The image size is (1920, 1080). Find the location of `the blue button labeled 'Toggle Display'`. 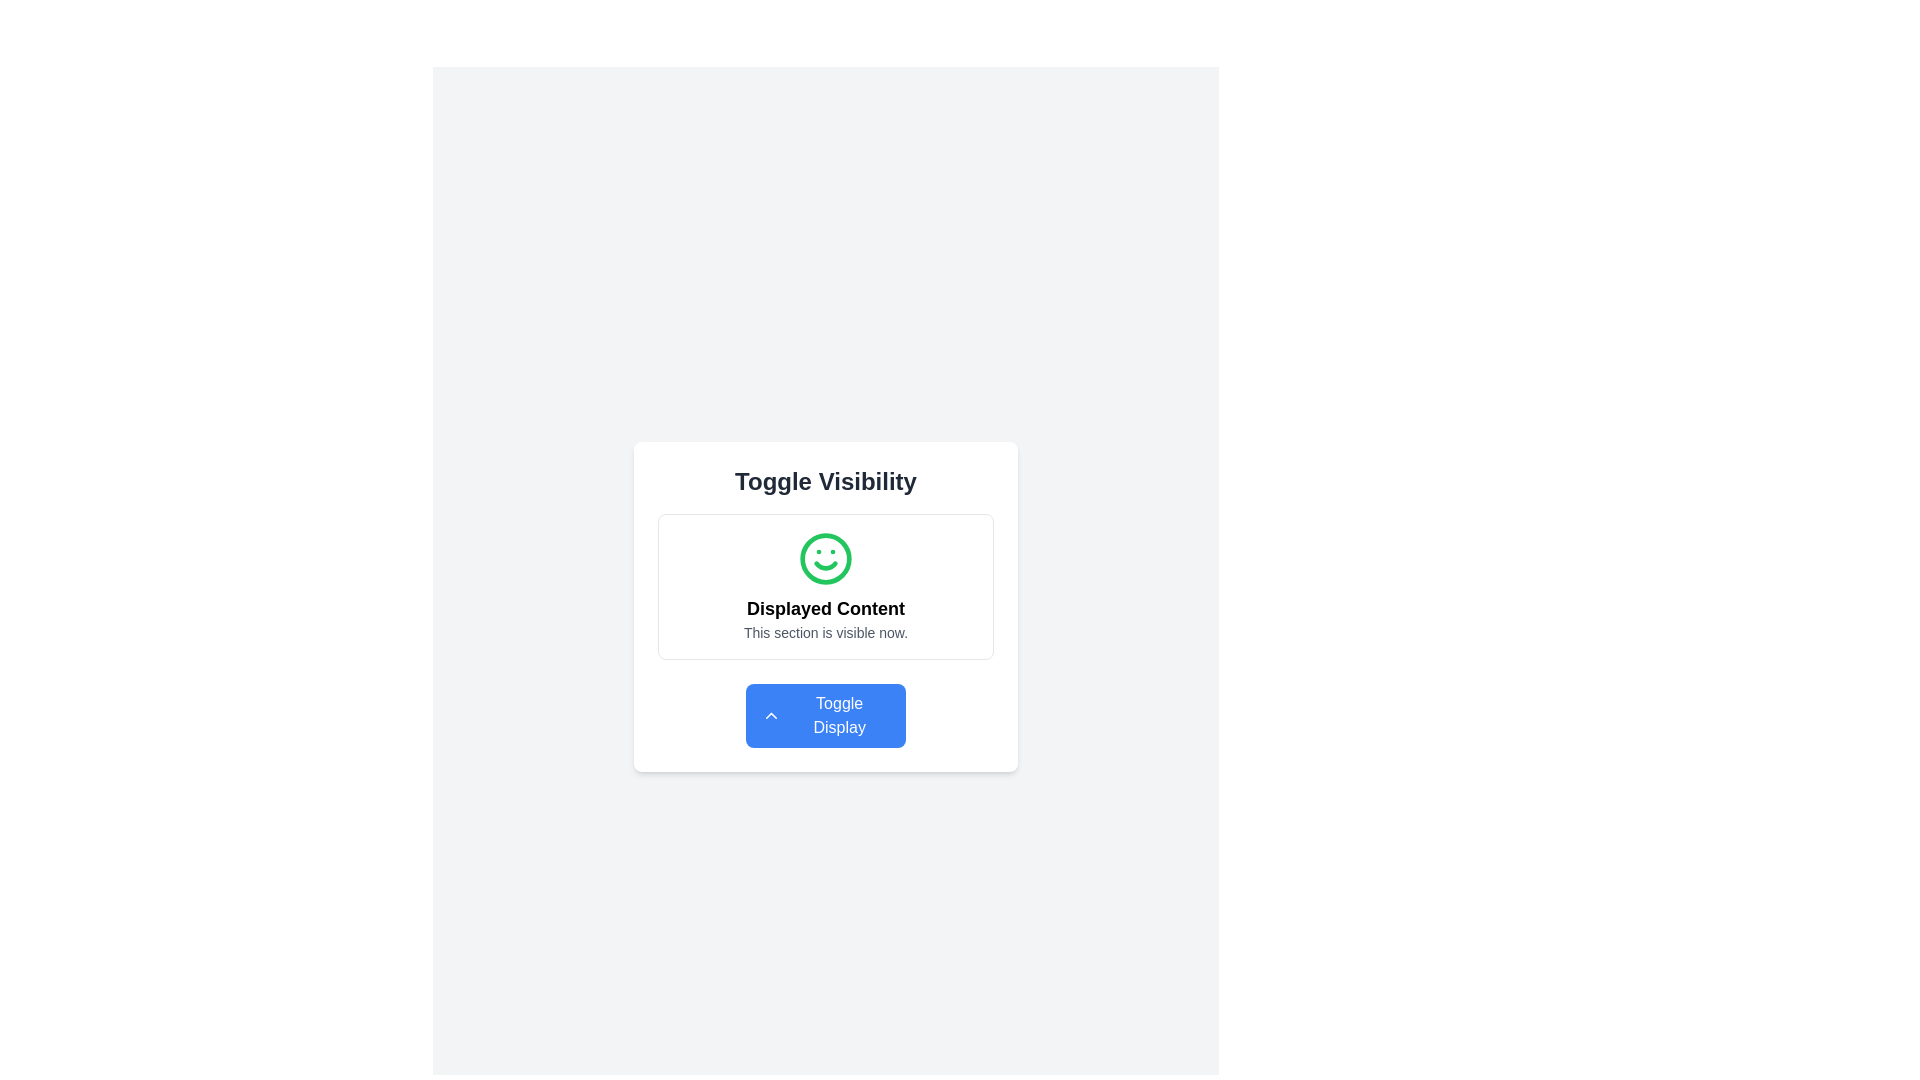

the blue button labeled 'Toggle Display' is located at coordinates (770, 715).